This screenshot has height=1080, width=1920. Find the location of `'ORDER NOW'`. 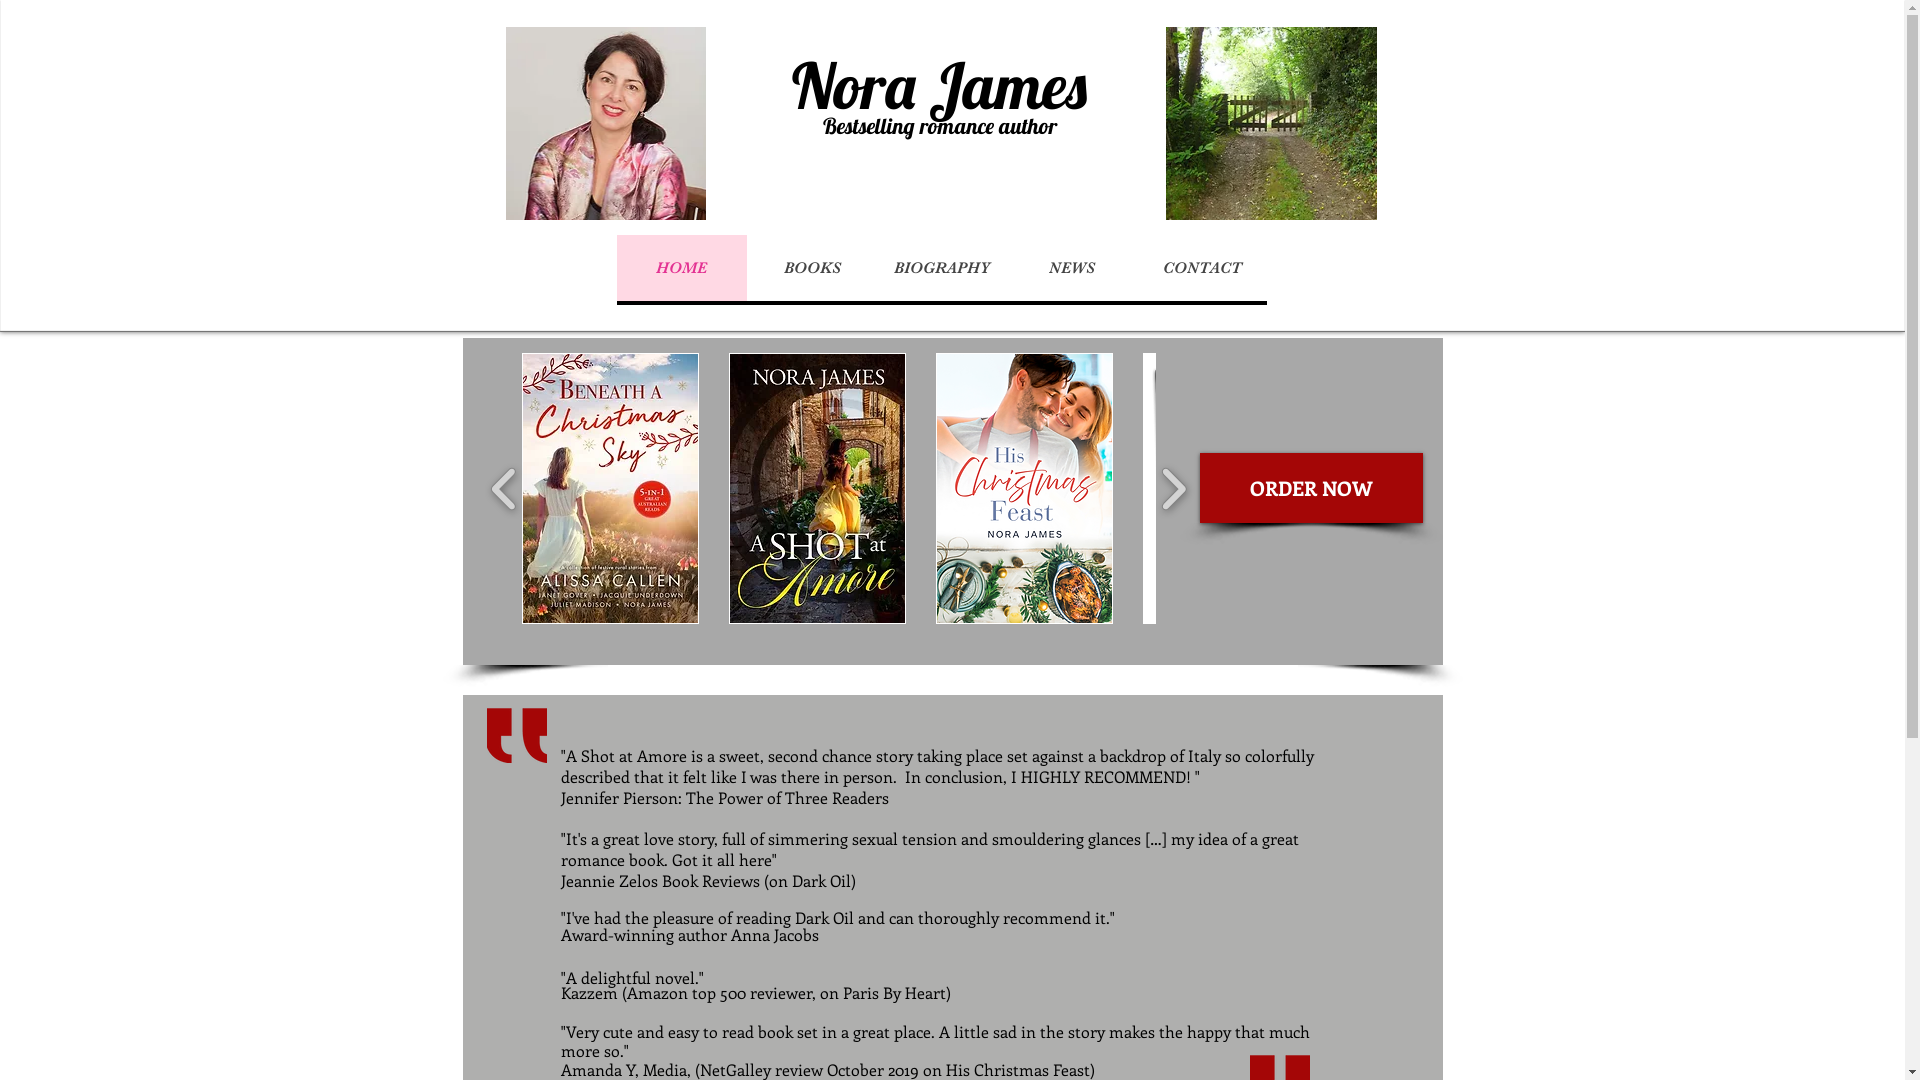

'ORDER NOW' is located at coordinates (1311, 488).